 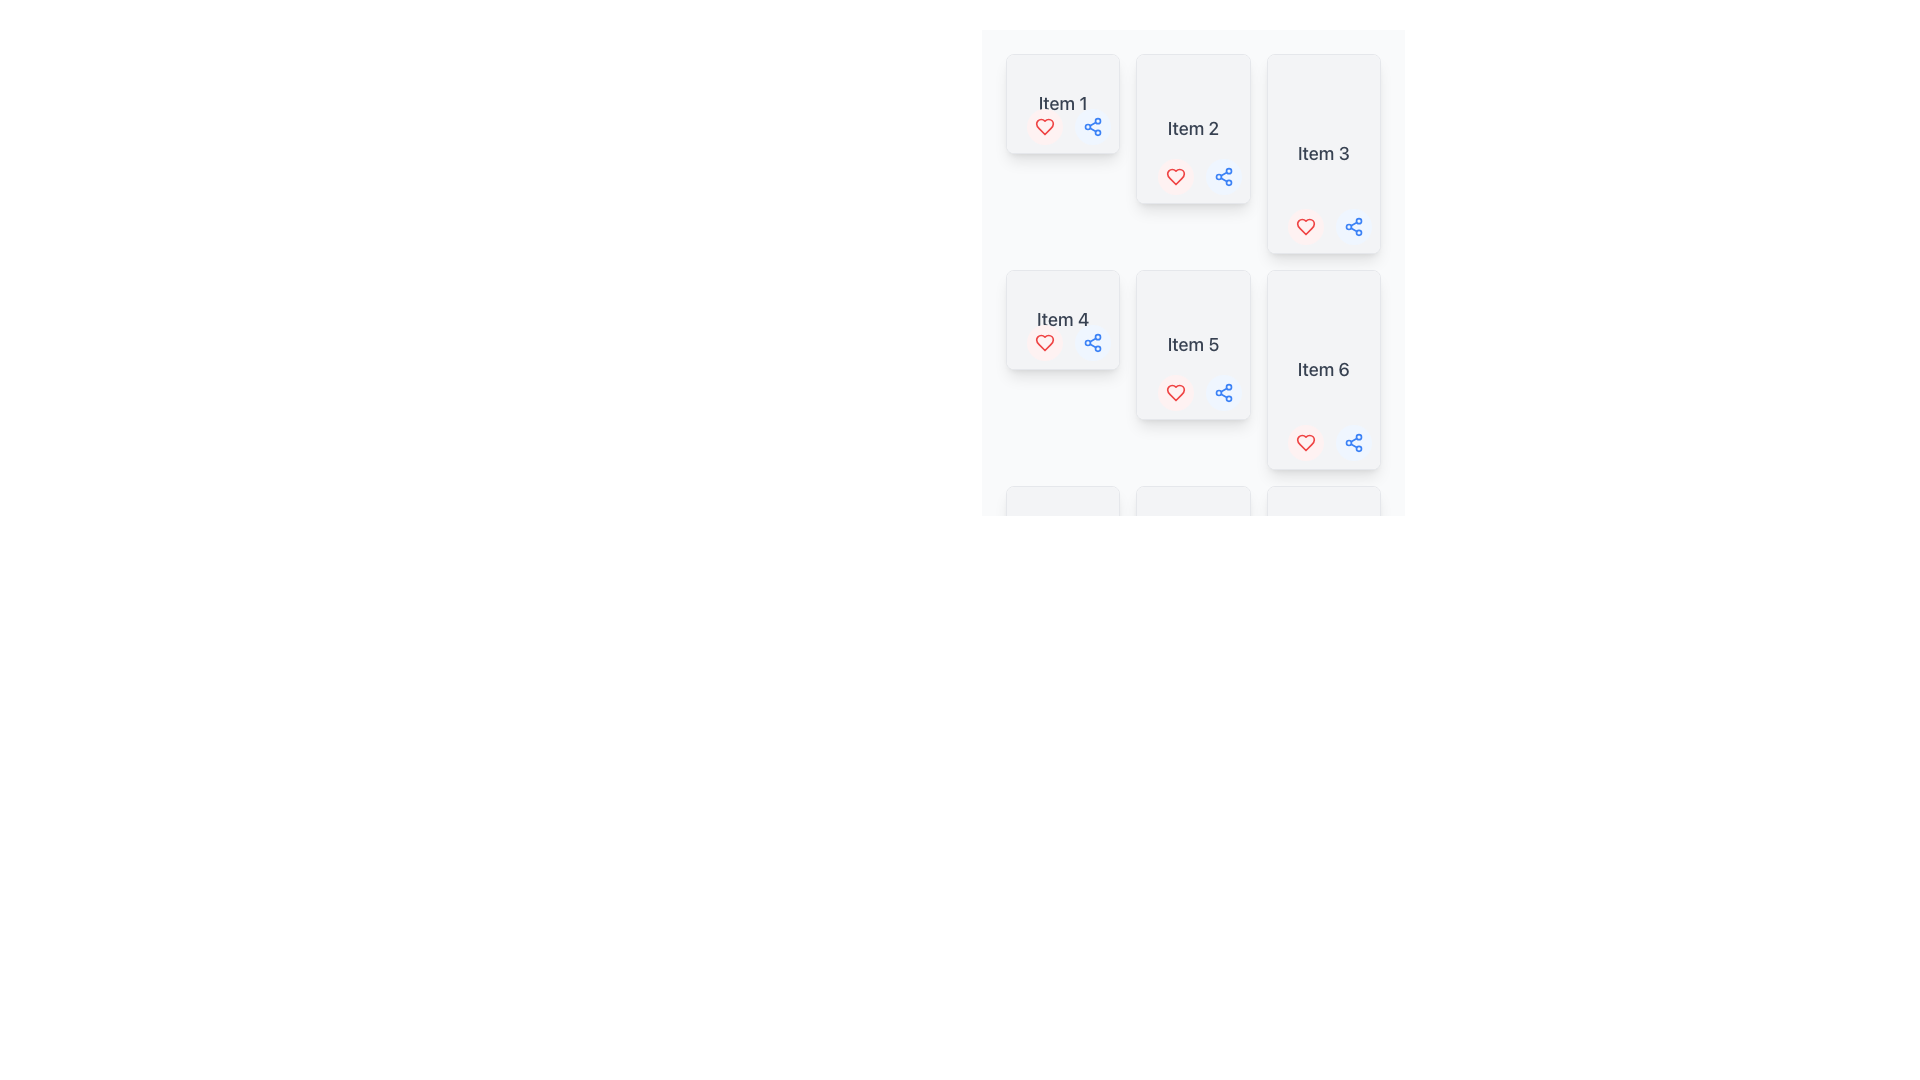 What do you see at coordinates (1044, 127) in the screenshot?
I see `the red-stroked heart icon located in the bottom row of 'Item 1' card` at bounding box center [1044, 127].